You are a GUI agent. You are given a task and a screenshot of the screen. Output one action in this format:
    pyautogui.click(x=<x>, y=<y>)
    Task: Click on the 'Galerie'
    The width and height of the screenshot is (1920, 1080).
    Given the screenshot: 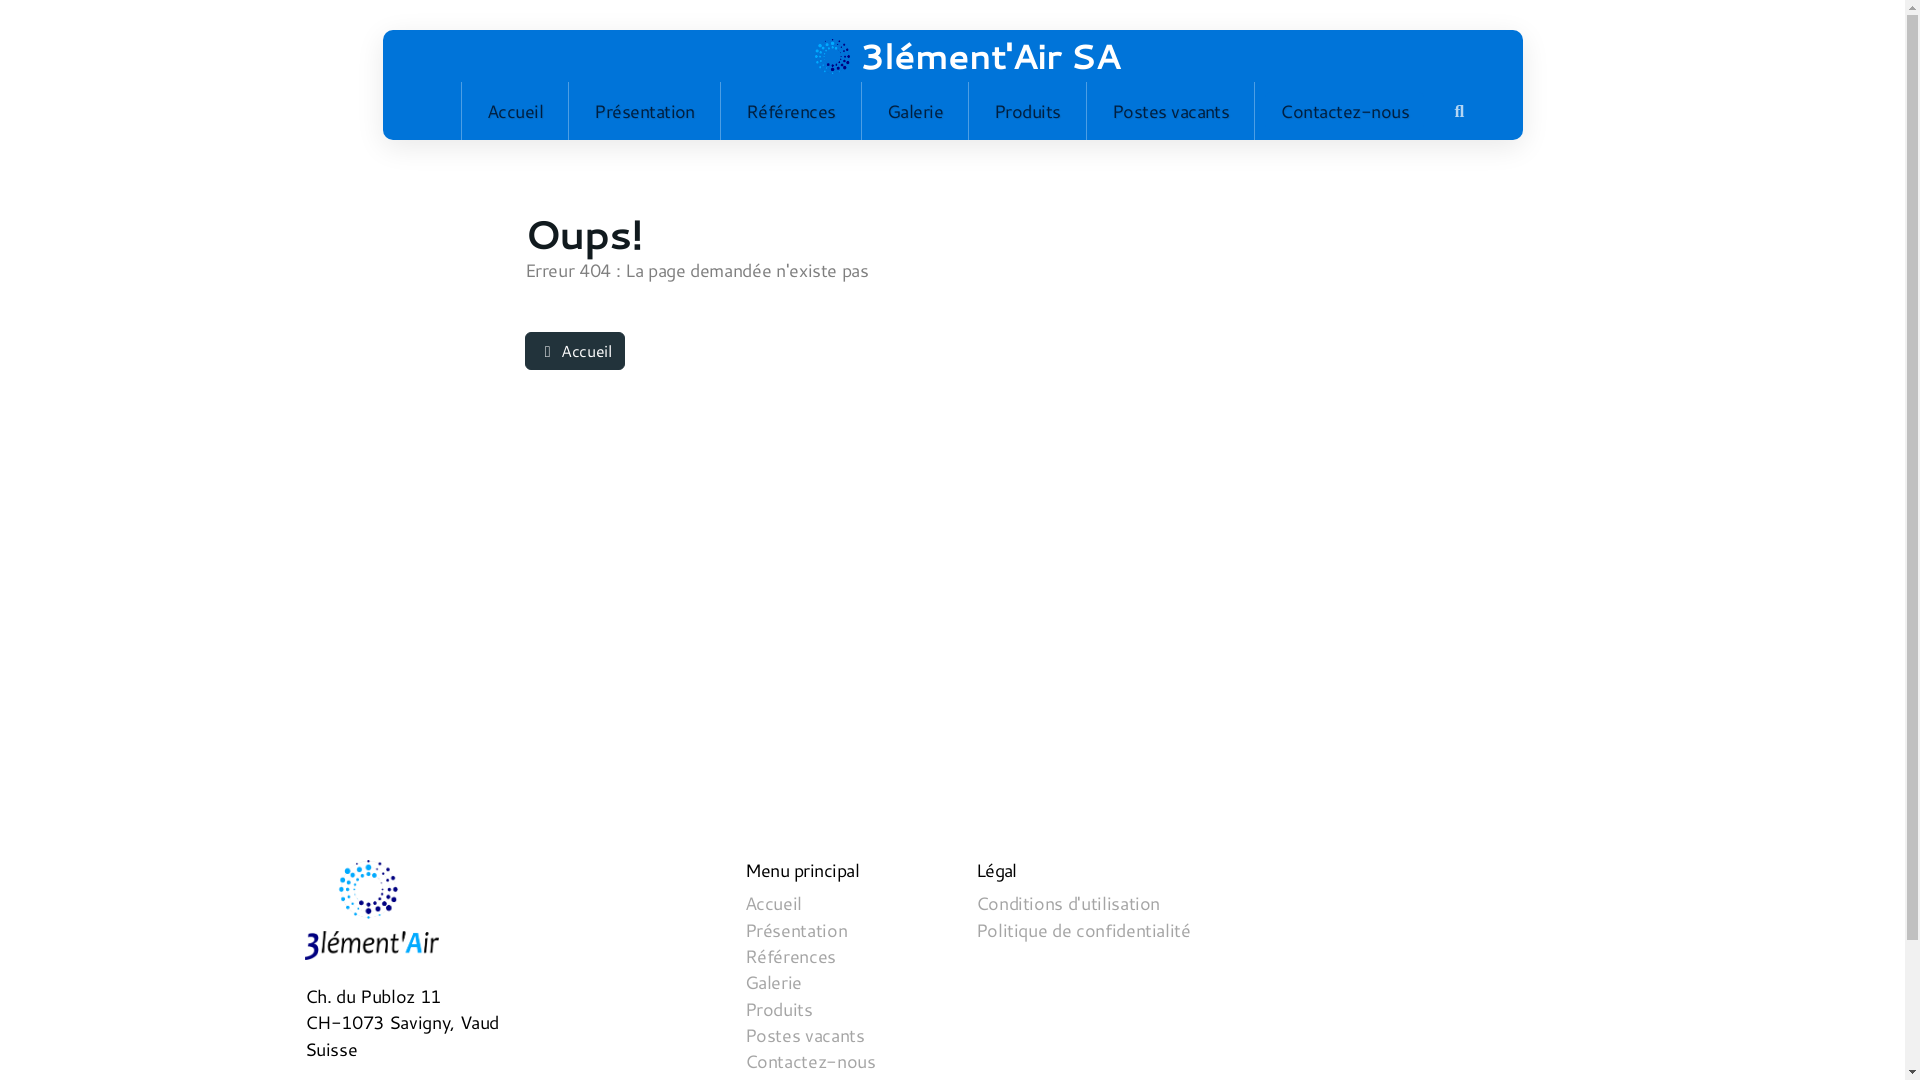 What is the action you would take?
    pyautogui.click(x=914, y=111)
    